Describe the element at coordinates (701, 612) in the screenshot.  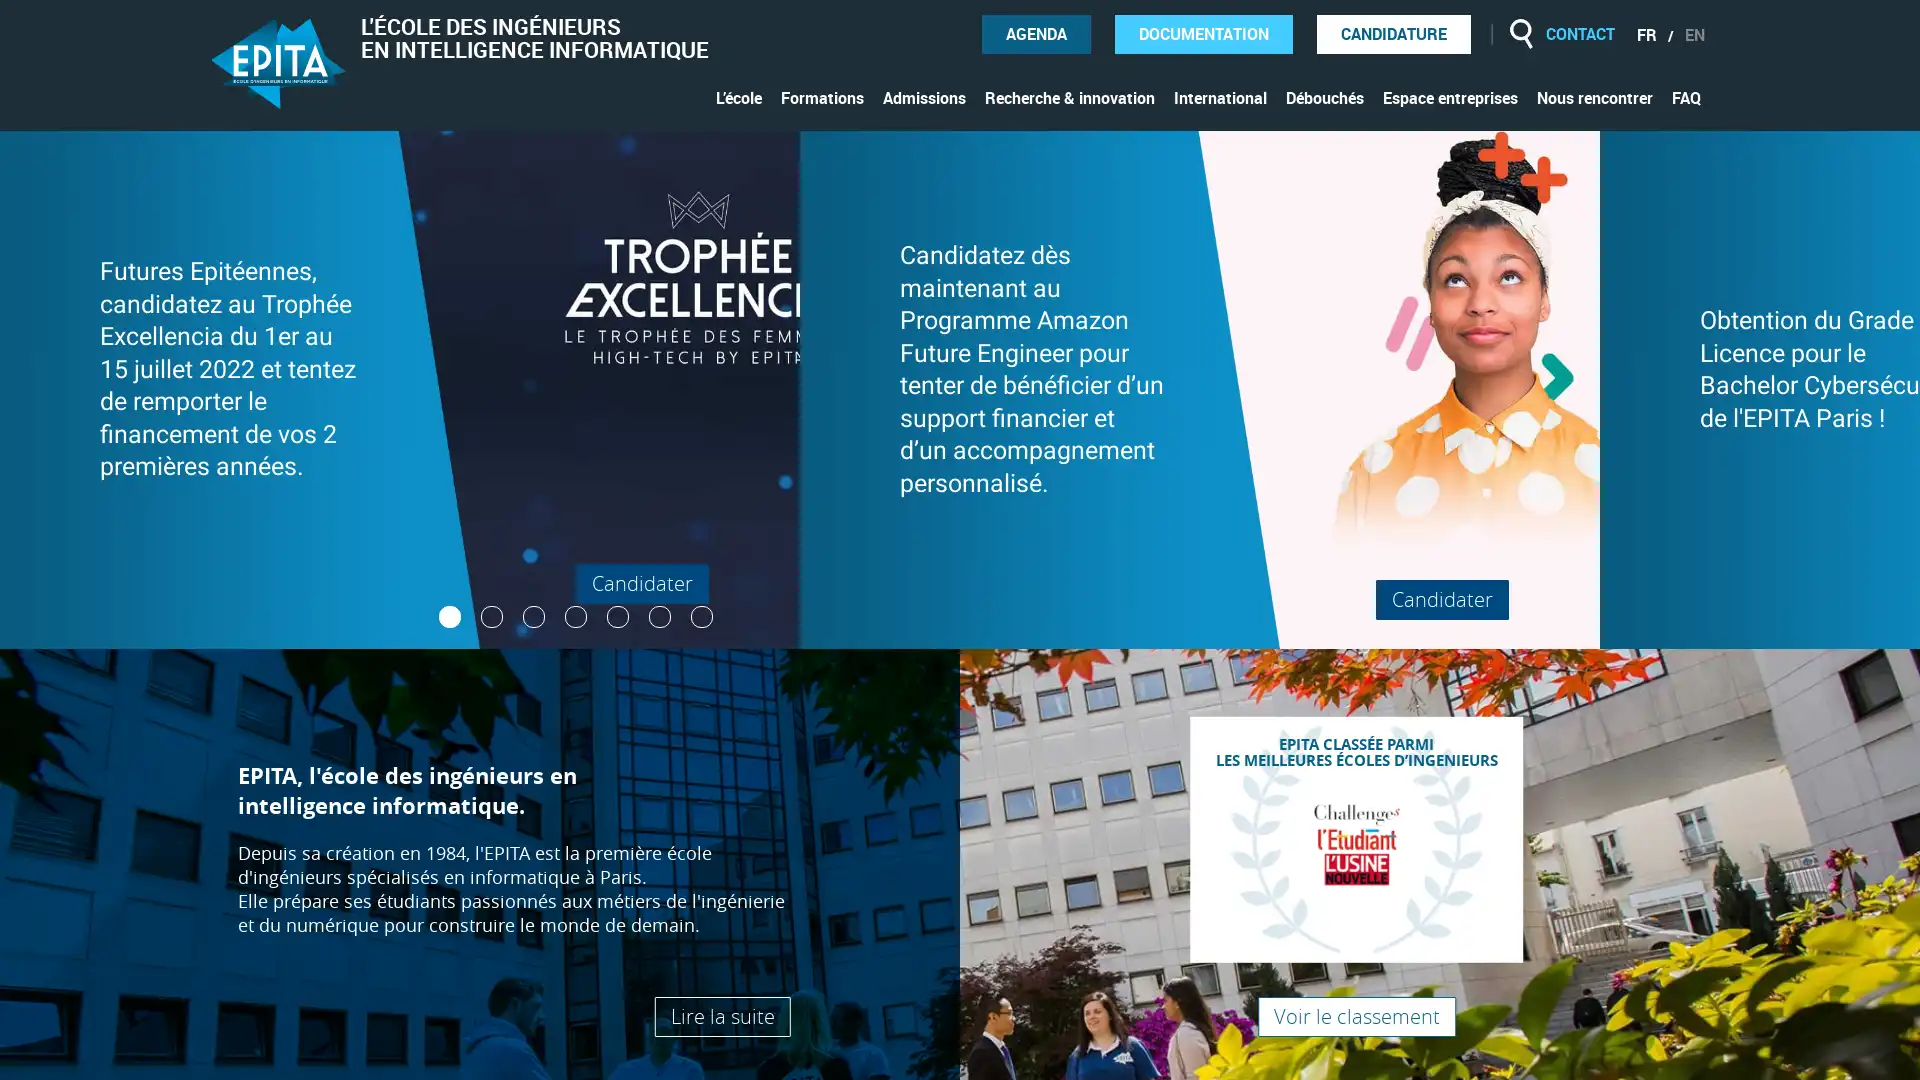
I see `7` at that location.